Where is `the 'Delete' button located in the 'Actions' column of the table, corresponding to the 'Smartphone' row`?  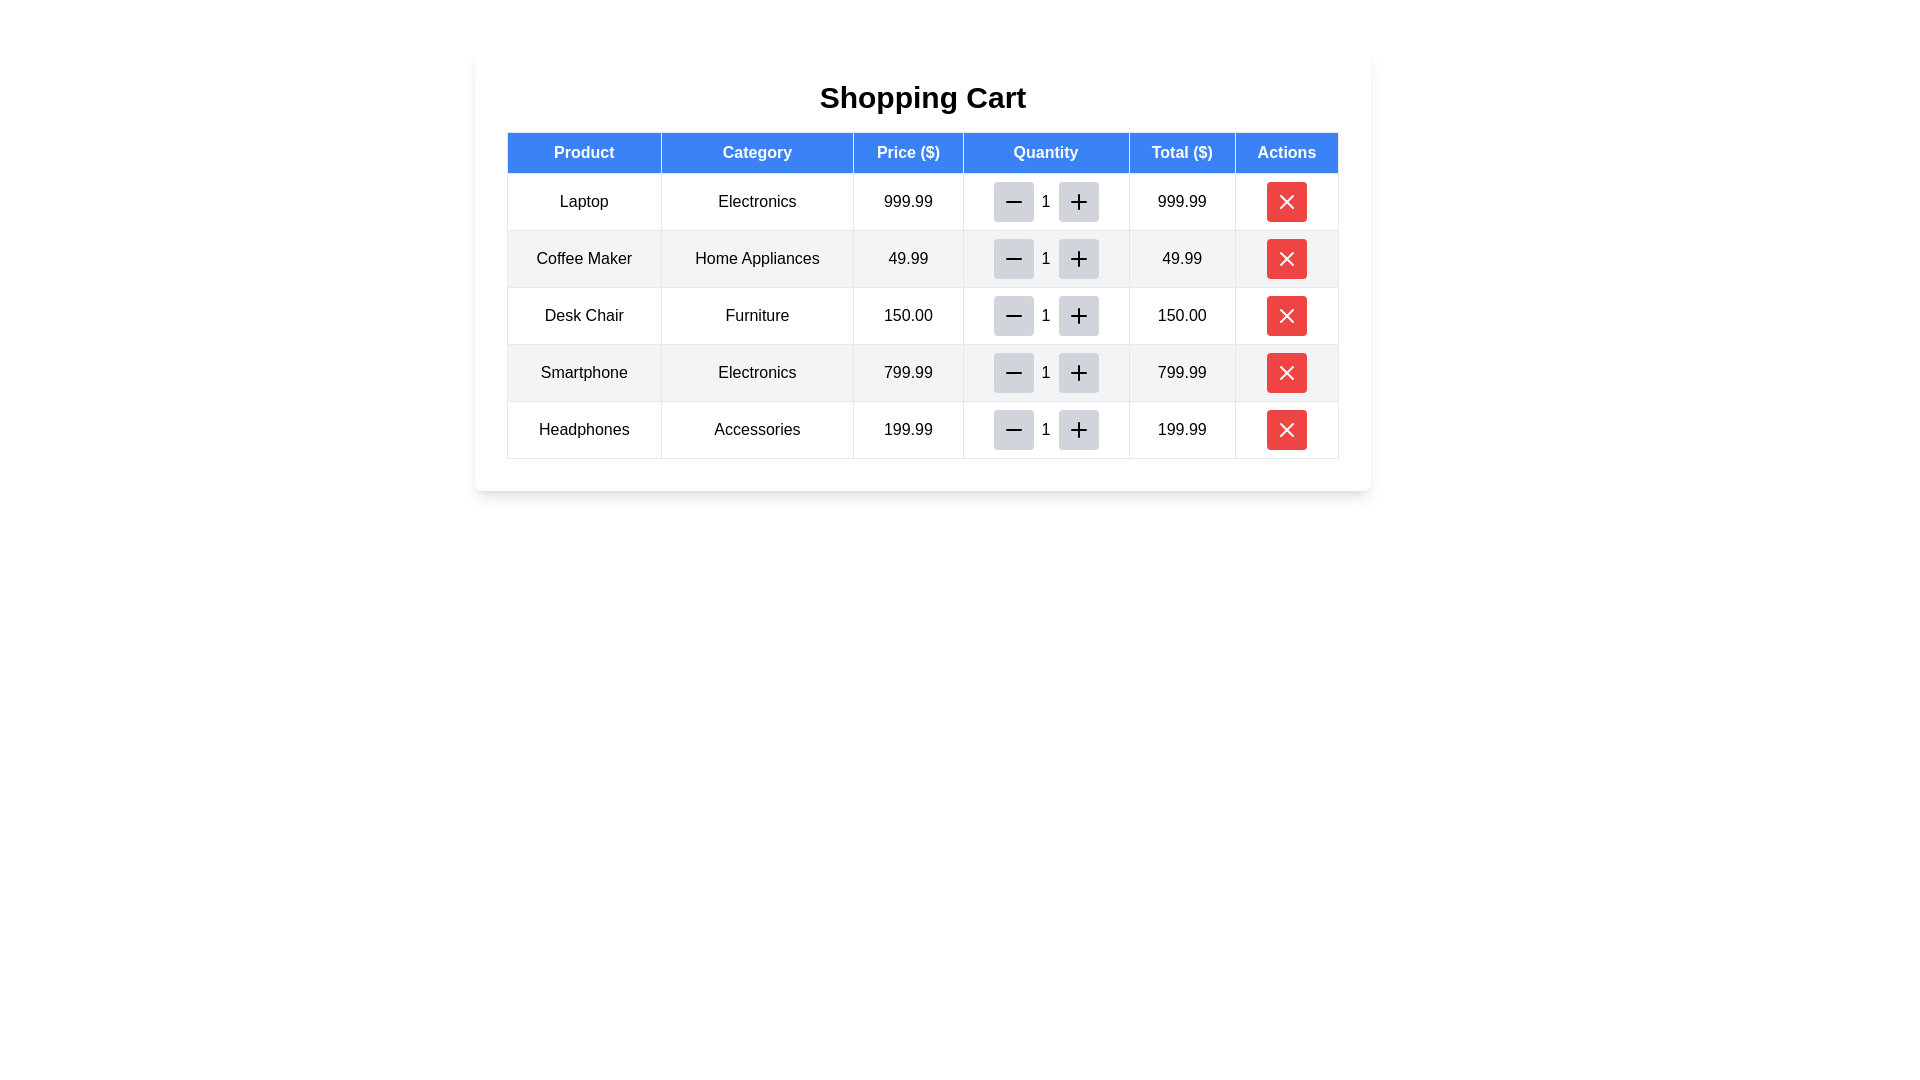 the 'Delete' button located in the 'Actions' column of the table, corresponding to the 'Smartphone' row is located at coordinates (1286, 373).